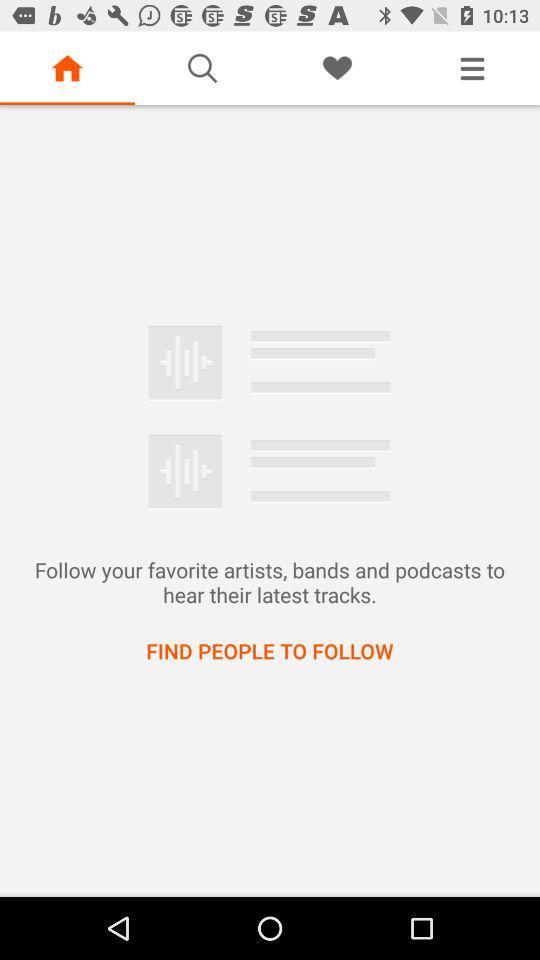 Image resolution: width=540 pixels, height=960 pixels. What do you see at coordinates (269, 649) in the screenshot?
I see `the find people to icon` at bounding box center [269, 649].